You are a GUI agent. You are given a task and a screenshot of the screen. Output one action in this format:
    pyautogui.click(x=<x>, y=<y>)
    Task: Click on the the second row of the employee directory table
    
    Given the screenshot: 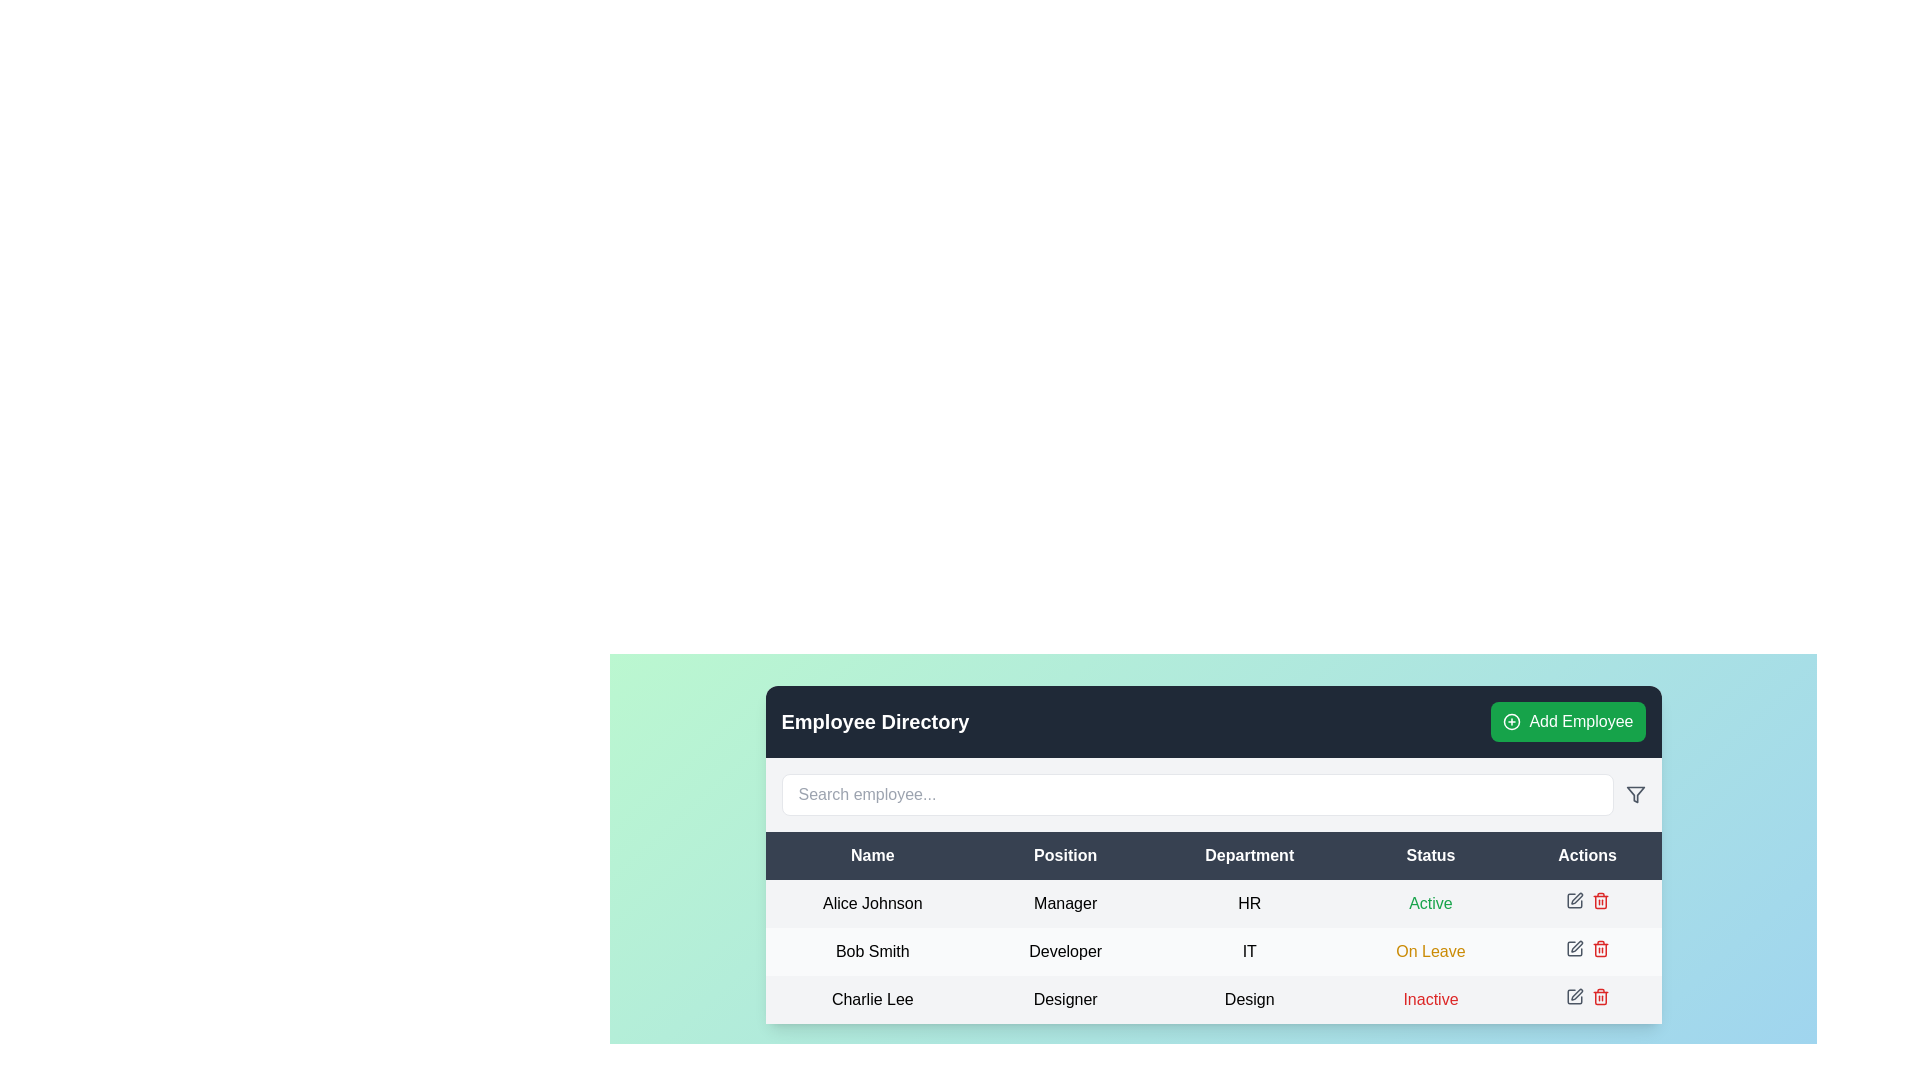 What is the action you would take?
    pyautogui.click(x=1212, y=951)
    